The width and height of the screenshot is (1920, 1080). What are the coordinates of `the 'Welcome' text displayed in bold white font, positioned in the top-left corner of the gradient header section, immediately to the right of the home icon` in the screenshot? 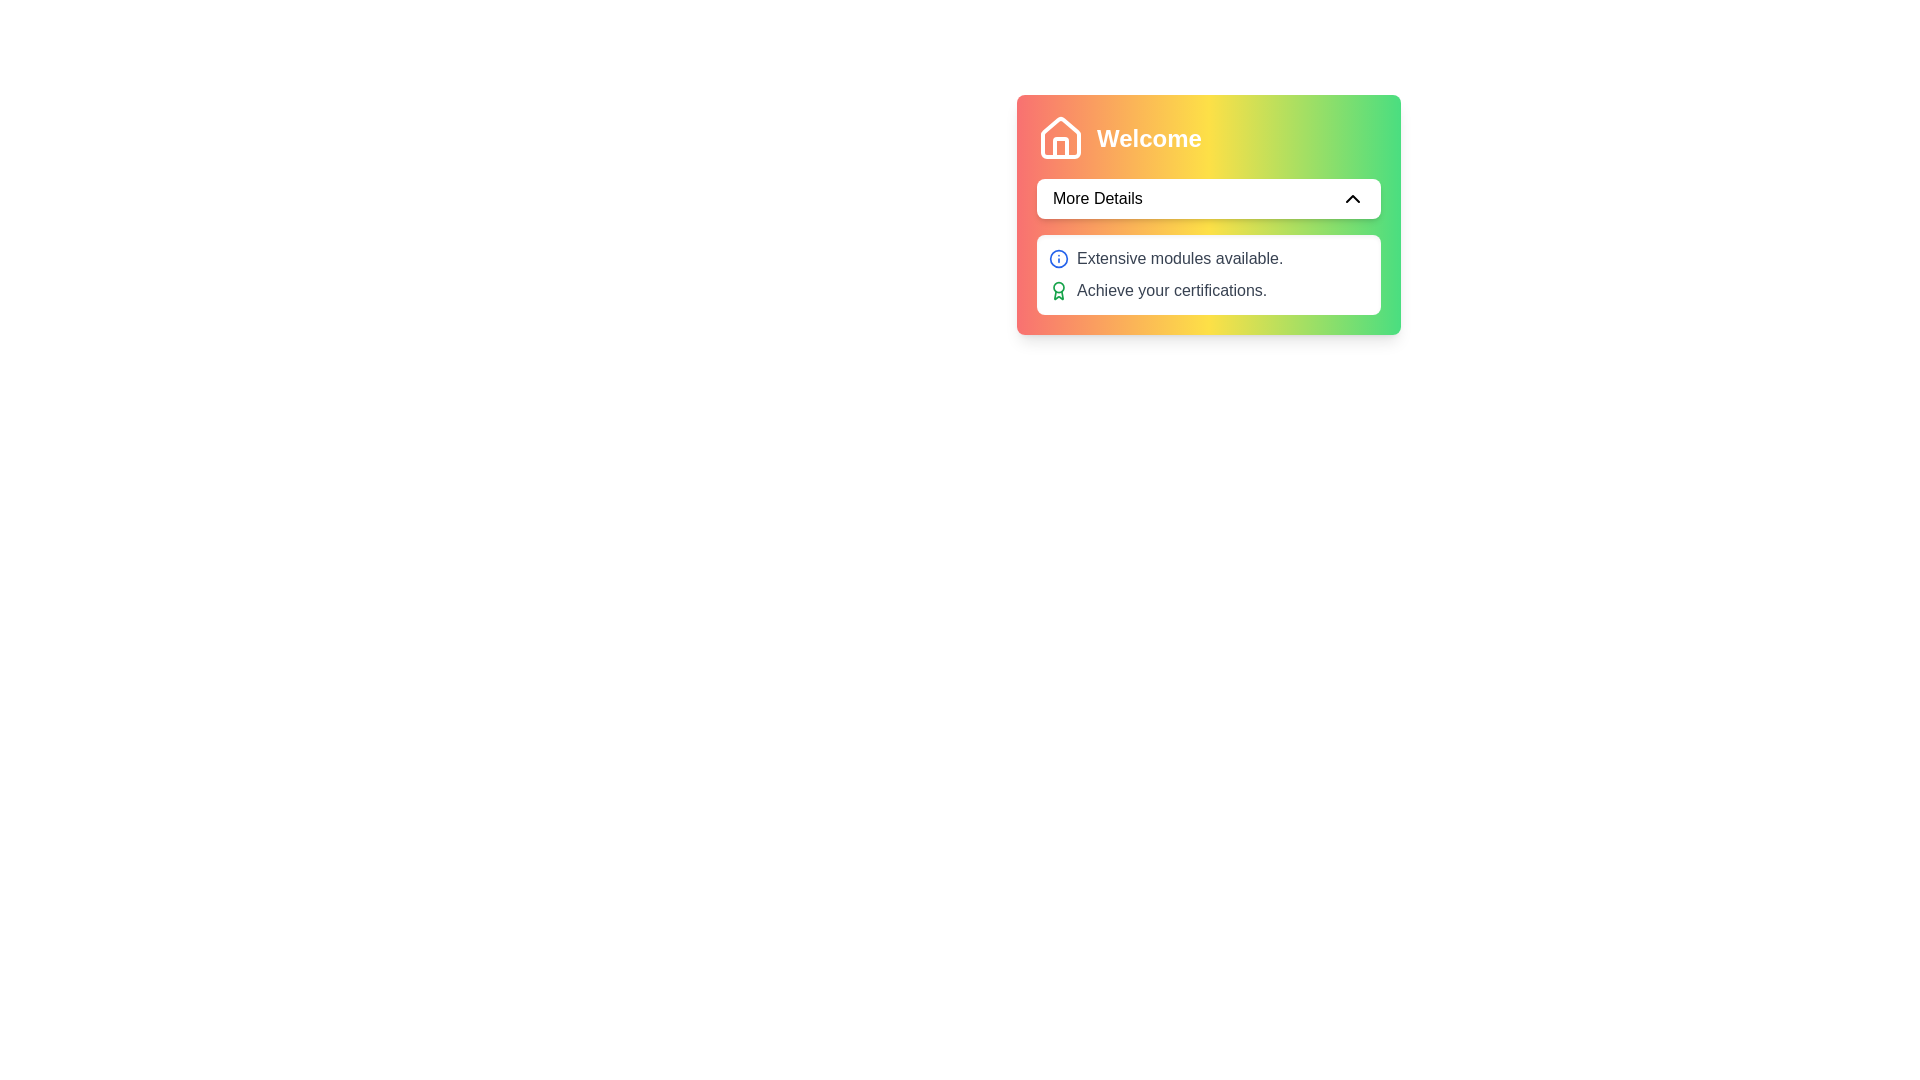 It's located at (1149, 137).